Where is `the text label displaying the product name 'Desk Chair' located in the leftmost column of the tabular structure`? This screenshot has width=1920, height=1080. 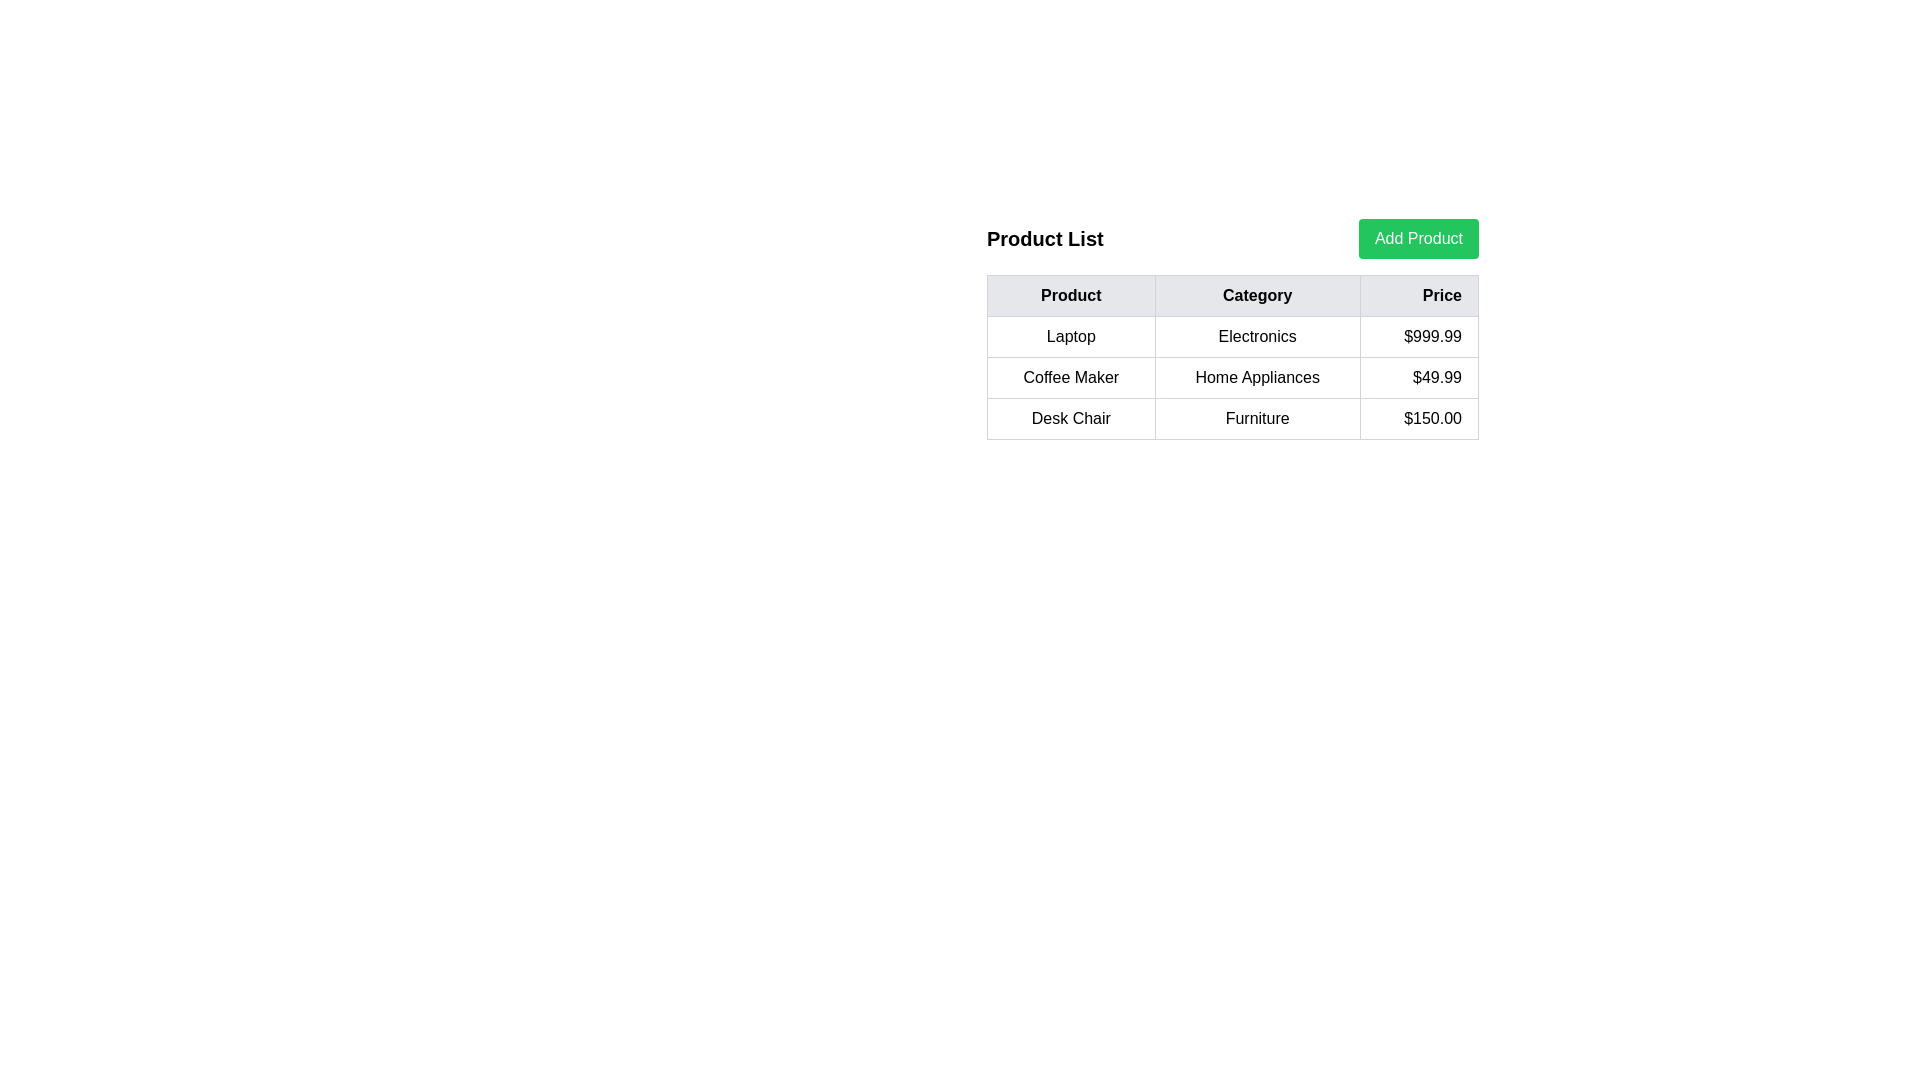
the text label displaying the product name 'Desk Chair' located in the leftmost column of the tabular structure is located at coordinates (1070, 418).